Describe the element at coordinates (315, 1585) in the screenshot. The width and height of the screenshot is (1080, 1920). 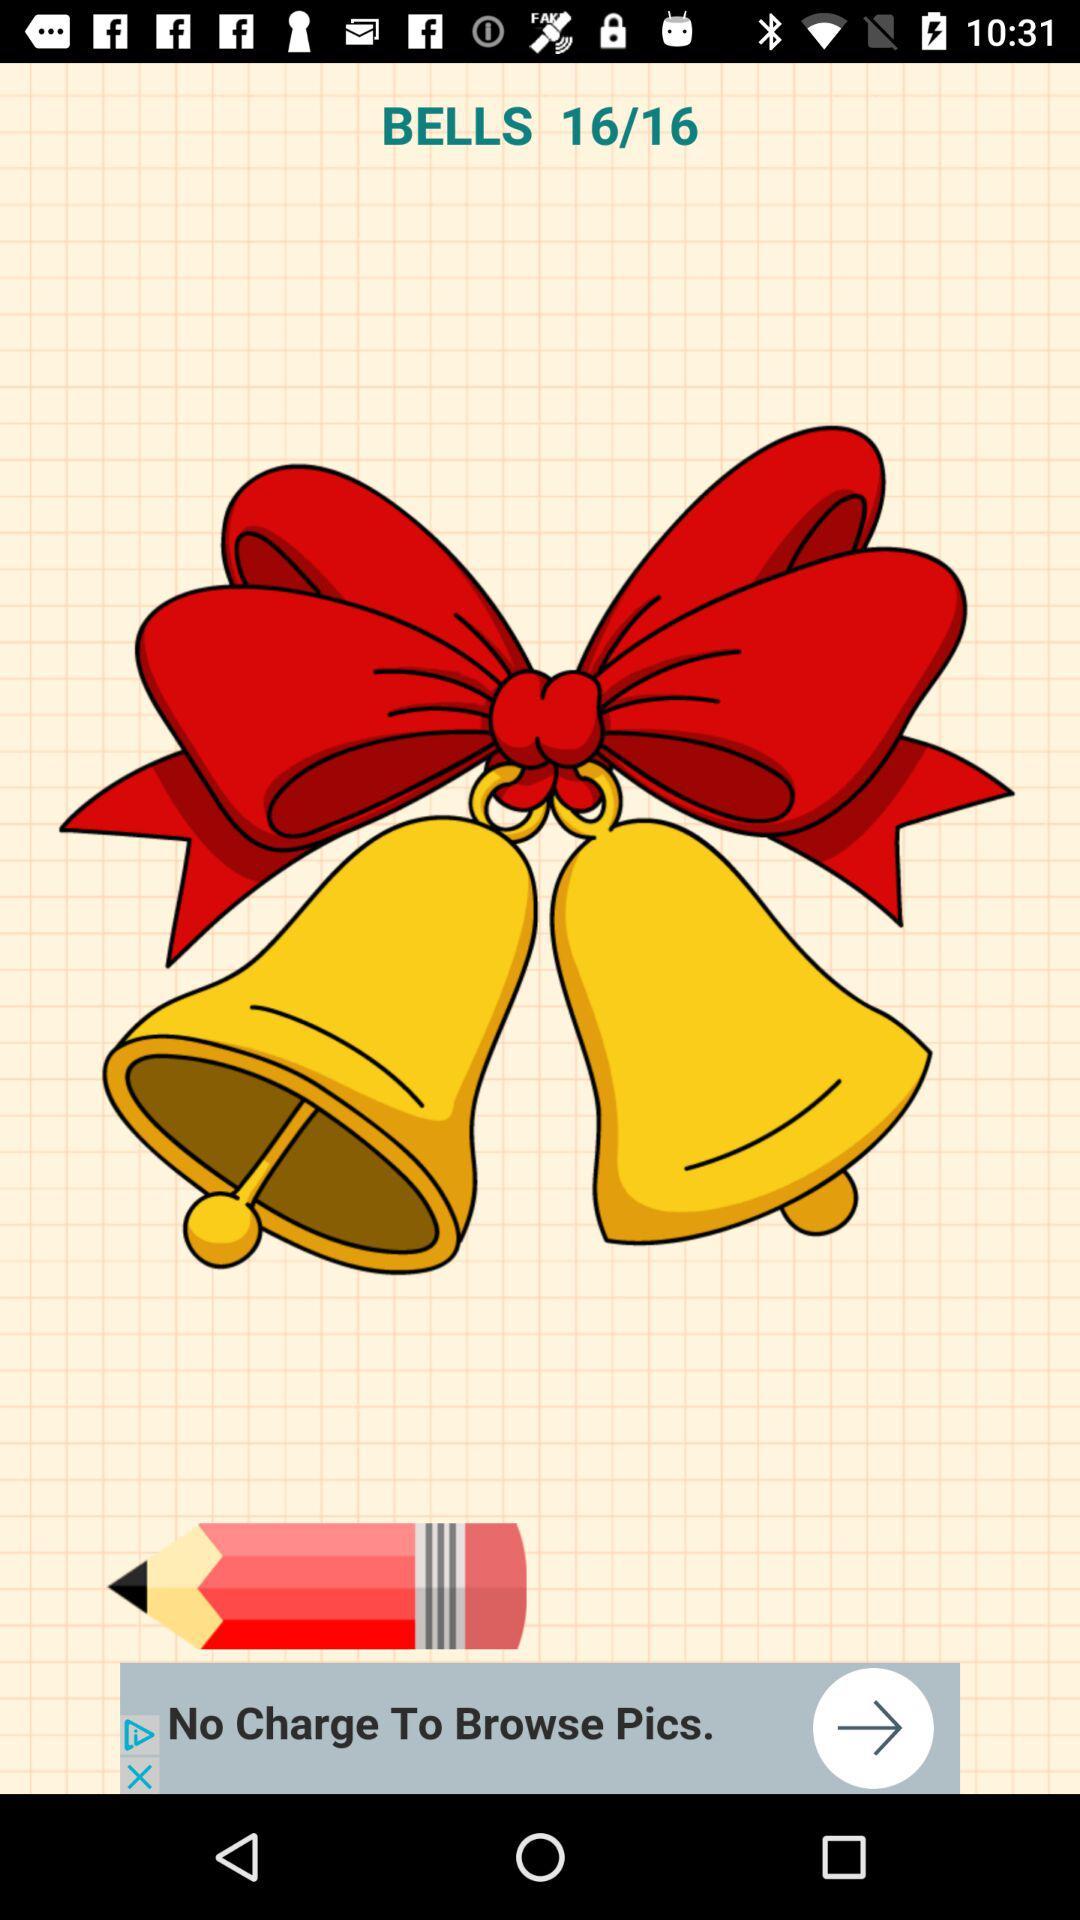
I see `use the pencil` at that location.